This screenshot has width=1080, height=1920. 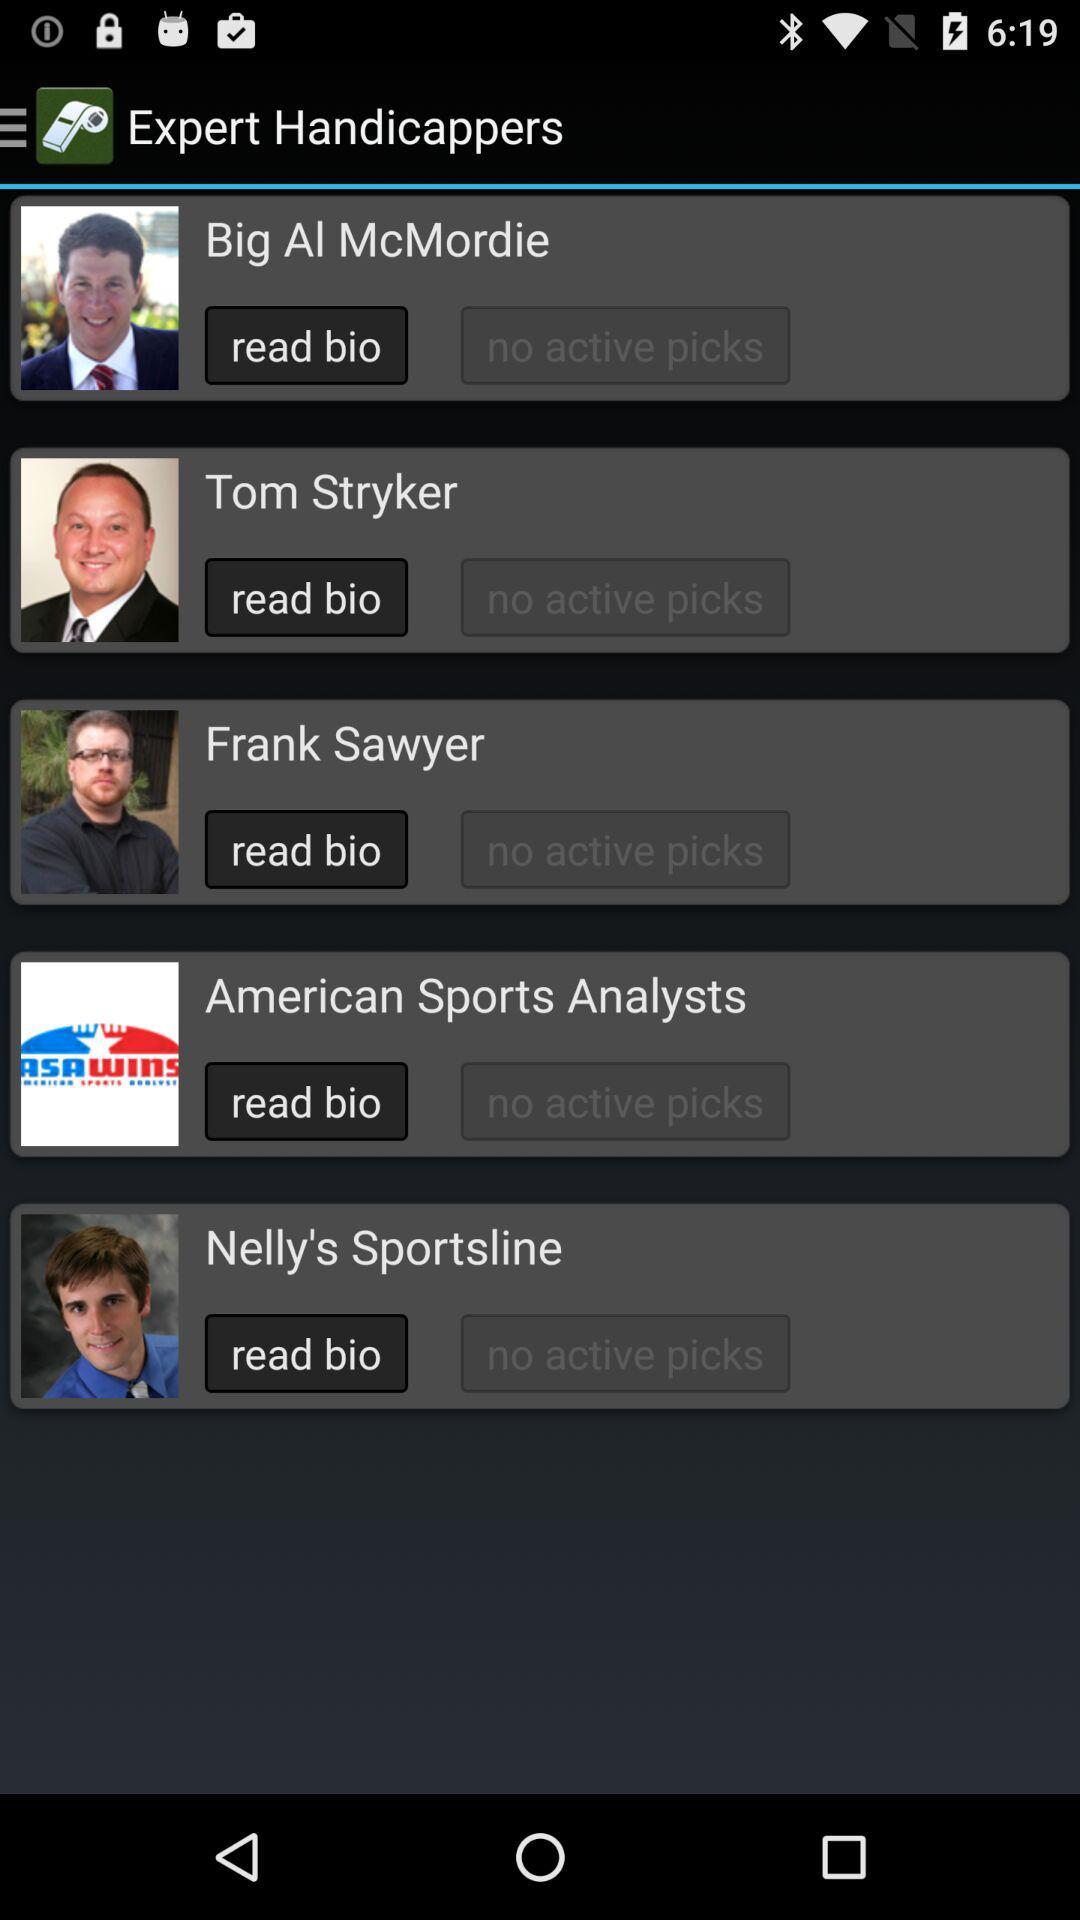 What do you see at coordinates (383, 1245) in the screenshot?
I see `the item below read bio icon` at bounding box center [383, 1245].